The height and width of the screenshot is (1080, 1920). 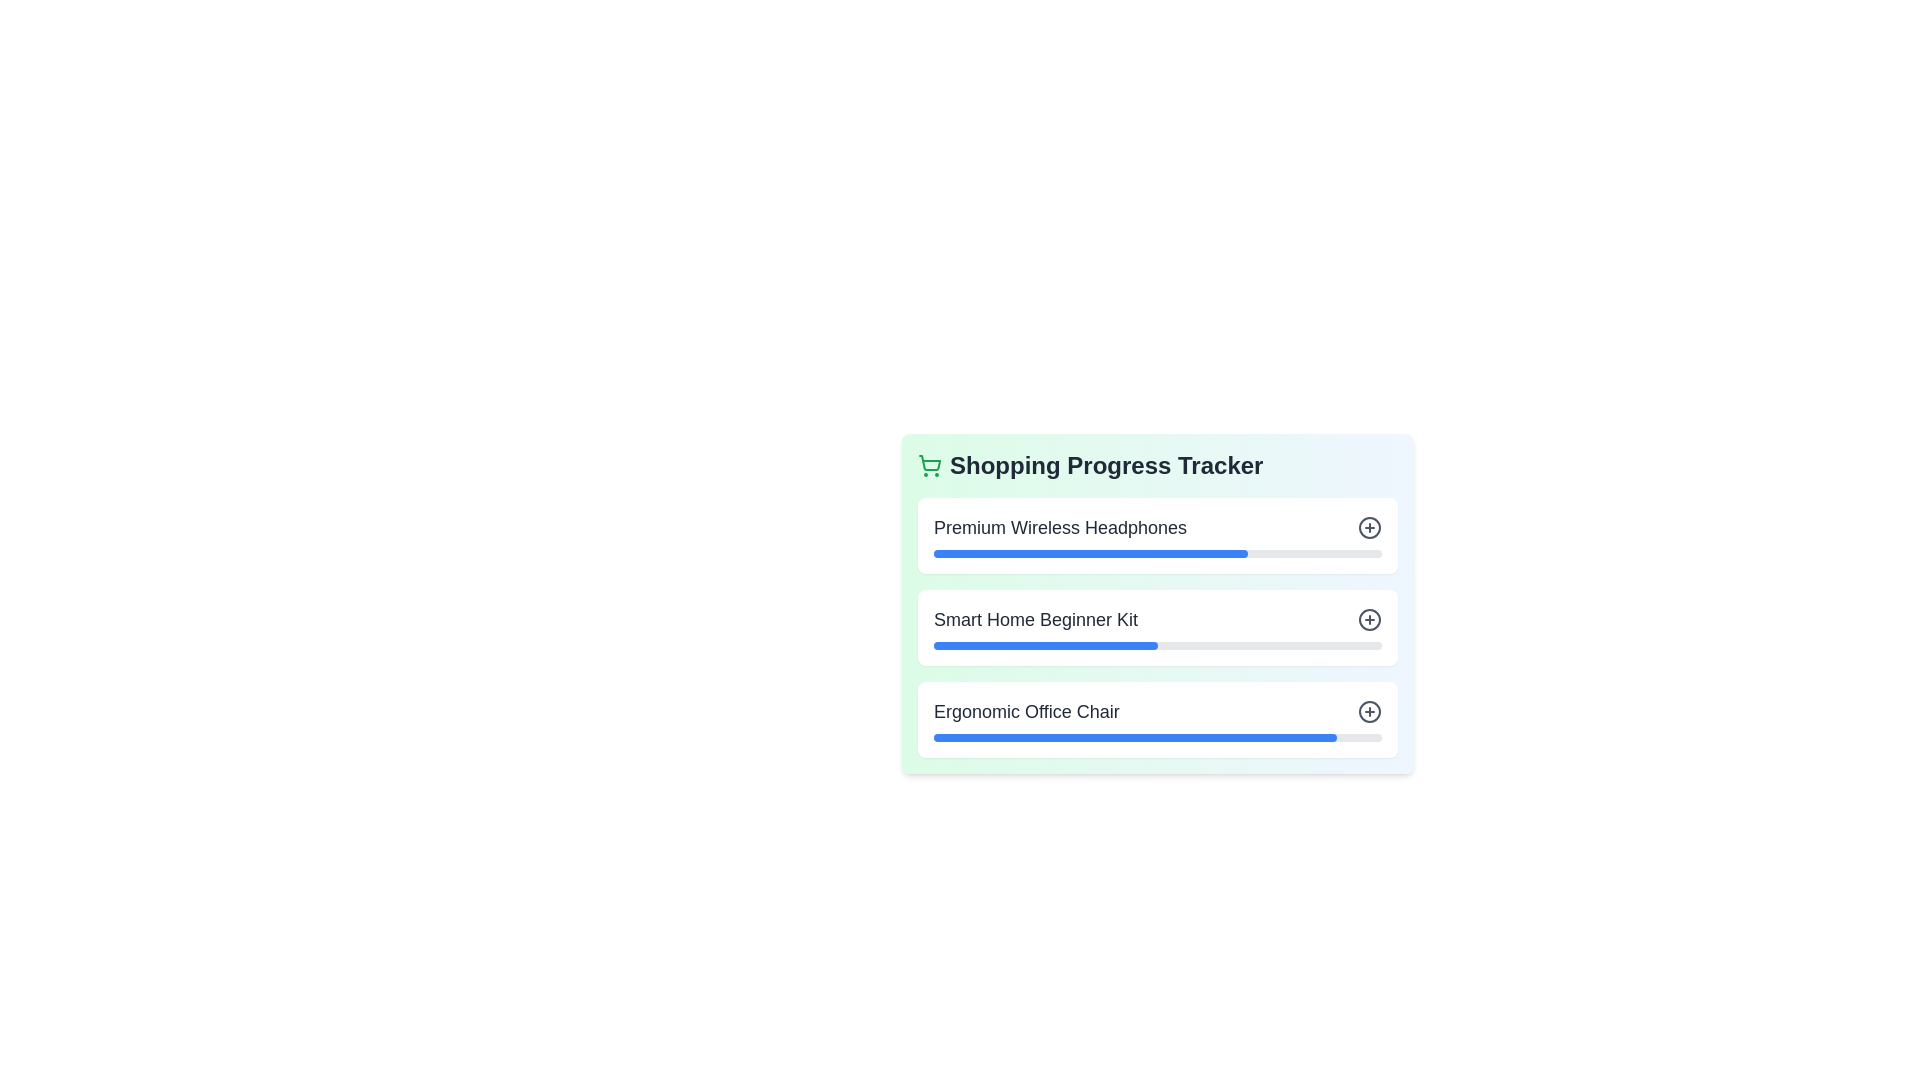 What do you see at coordinates (1157, 737) in the screenshot?
I see `the non-interactive progress bar located within the 'Ergonomic Office Chair' card, which is the third card in the vertical list` at bounding box center [1157, 737].